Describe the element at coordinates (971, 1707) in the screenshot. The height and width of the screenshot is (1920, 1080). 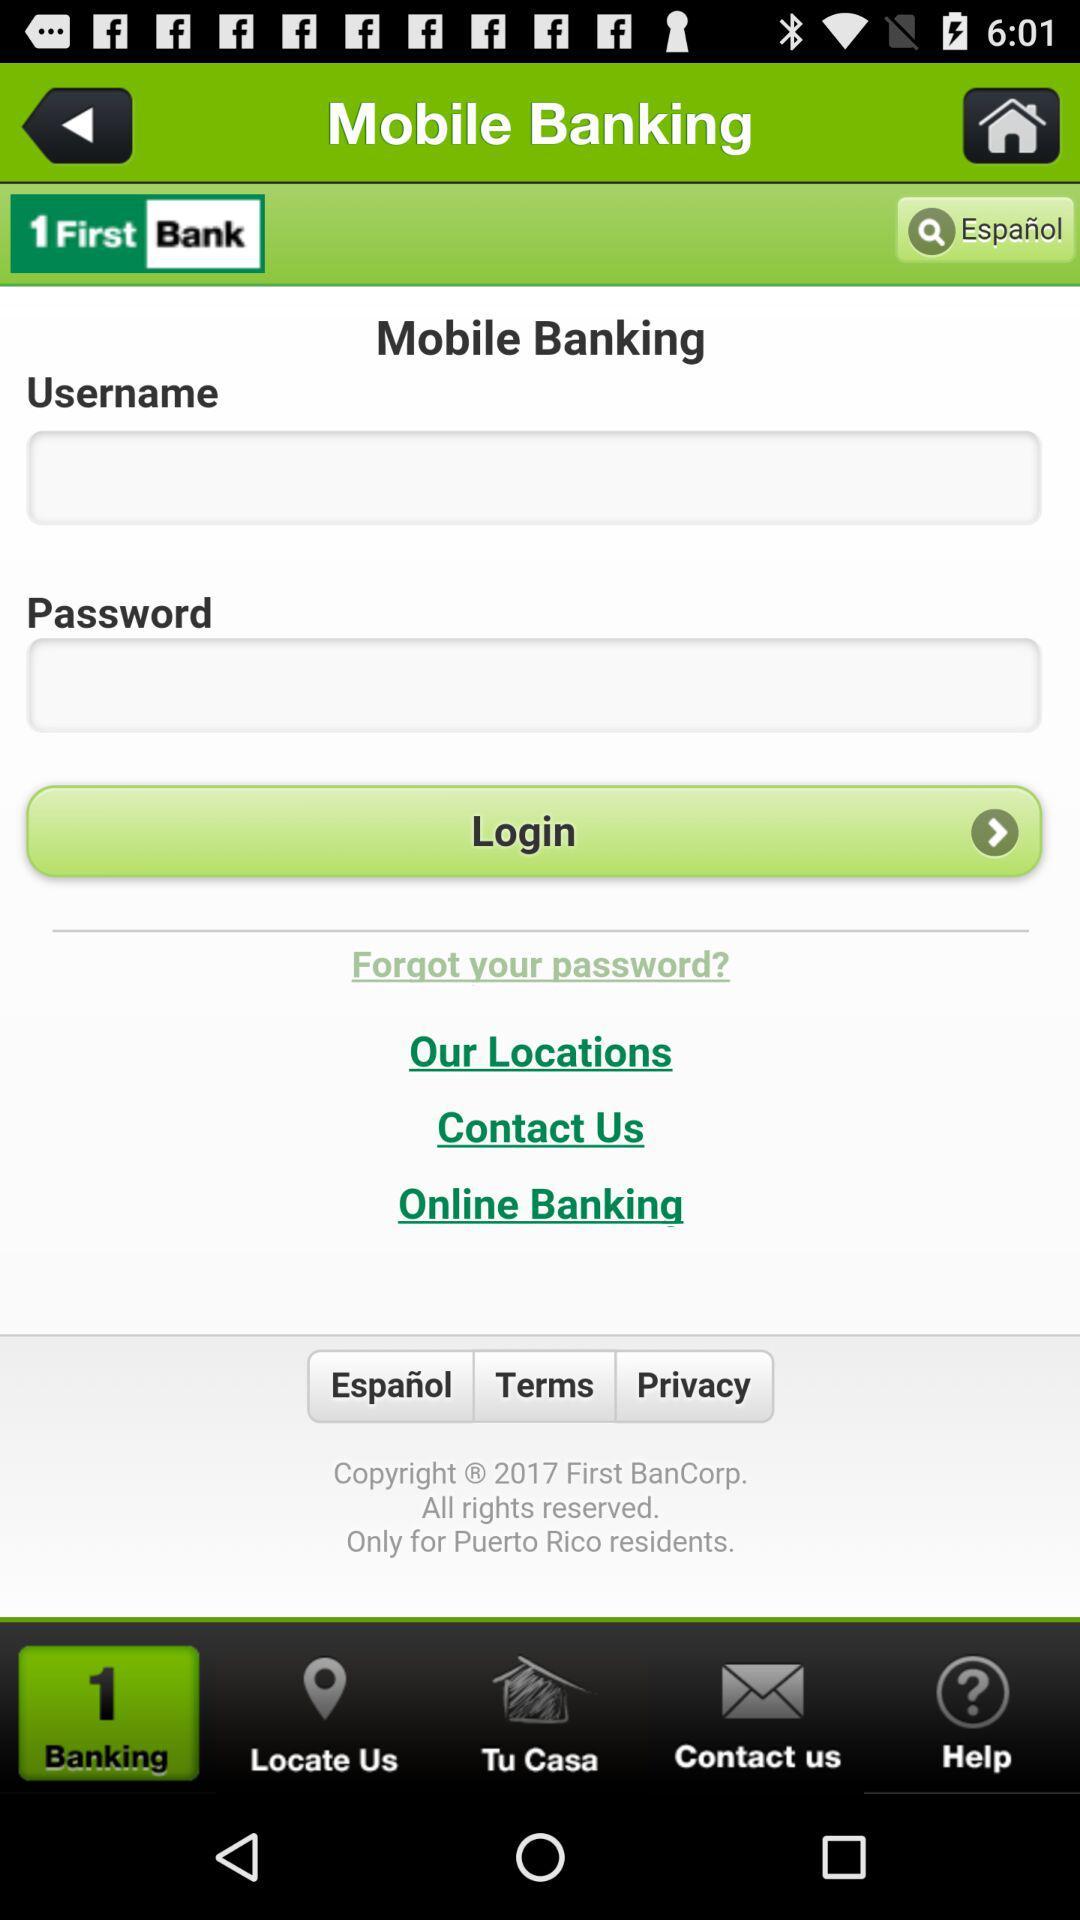
I see `get help` at that location.